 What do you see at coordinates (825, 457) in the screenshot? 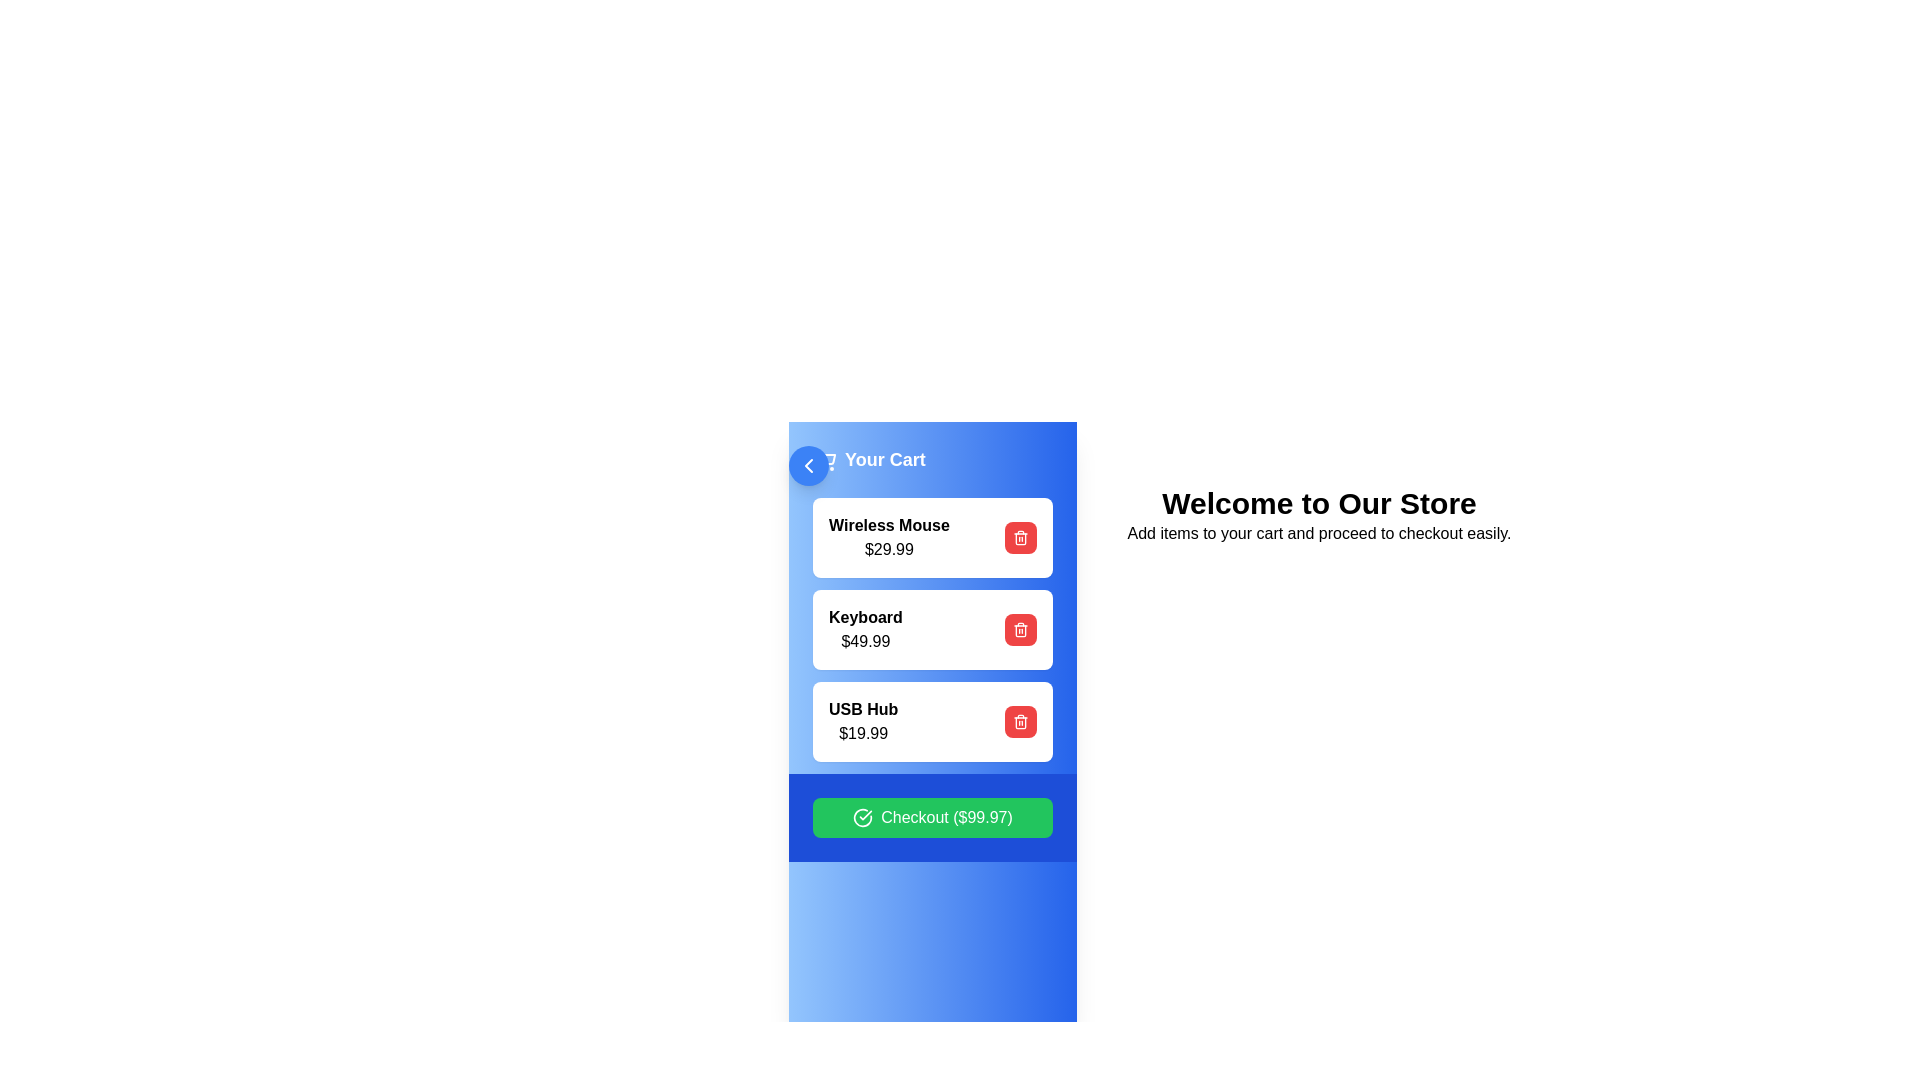
I see `the illustrative shopping cart icon, which is styled in a line-art fashion and located in the top-left segment of the interface, adjacent to the 'Your Cart' heading` at bounding box center [825, 457].